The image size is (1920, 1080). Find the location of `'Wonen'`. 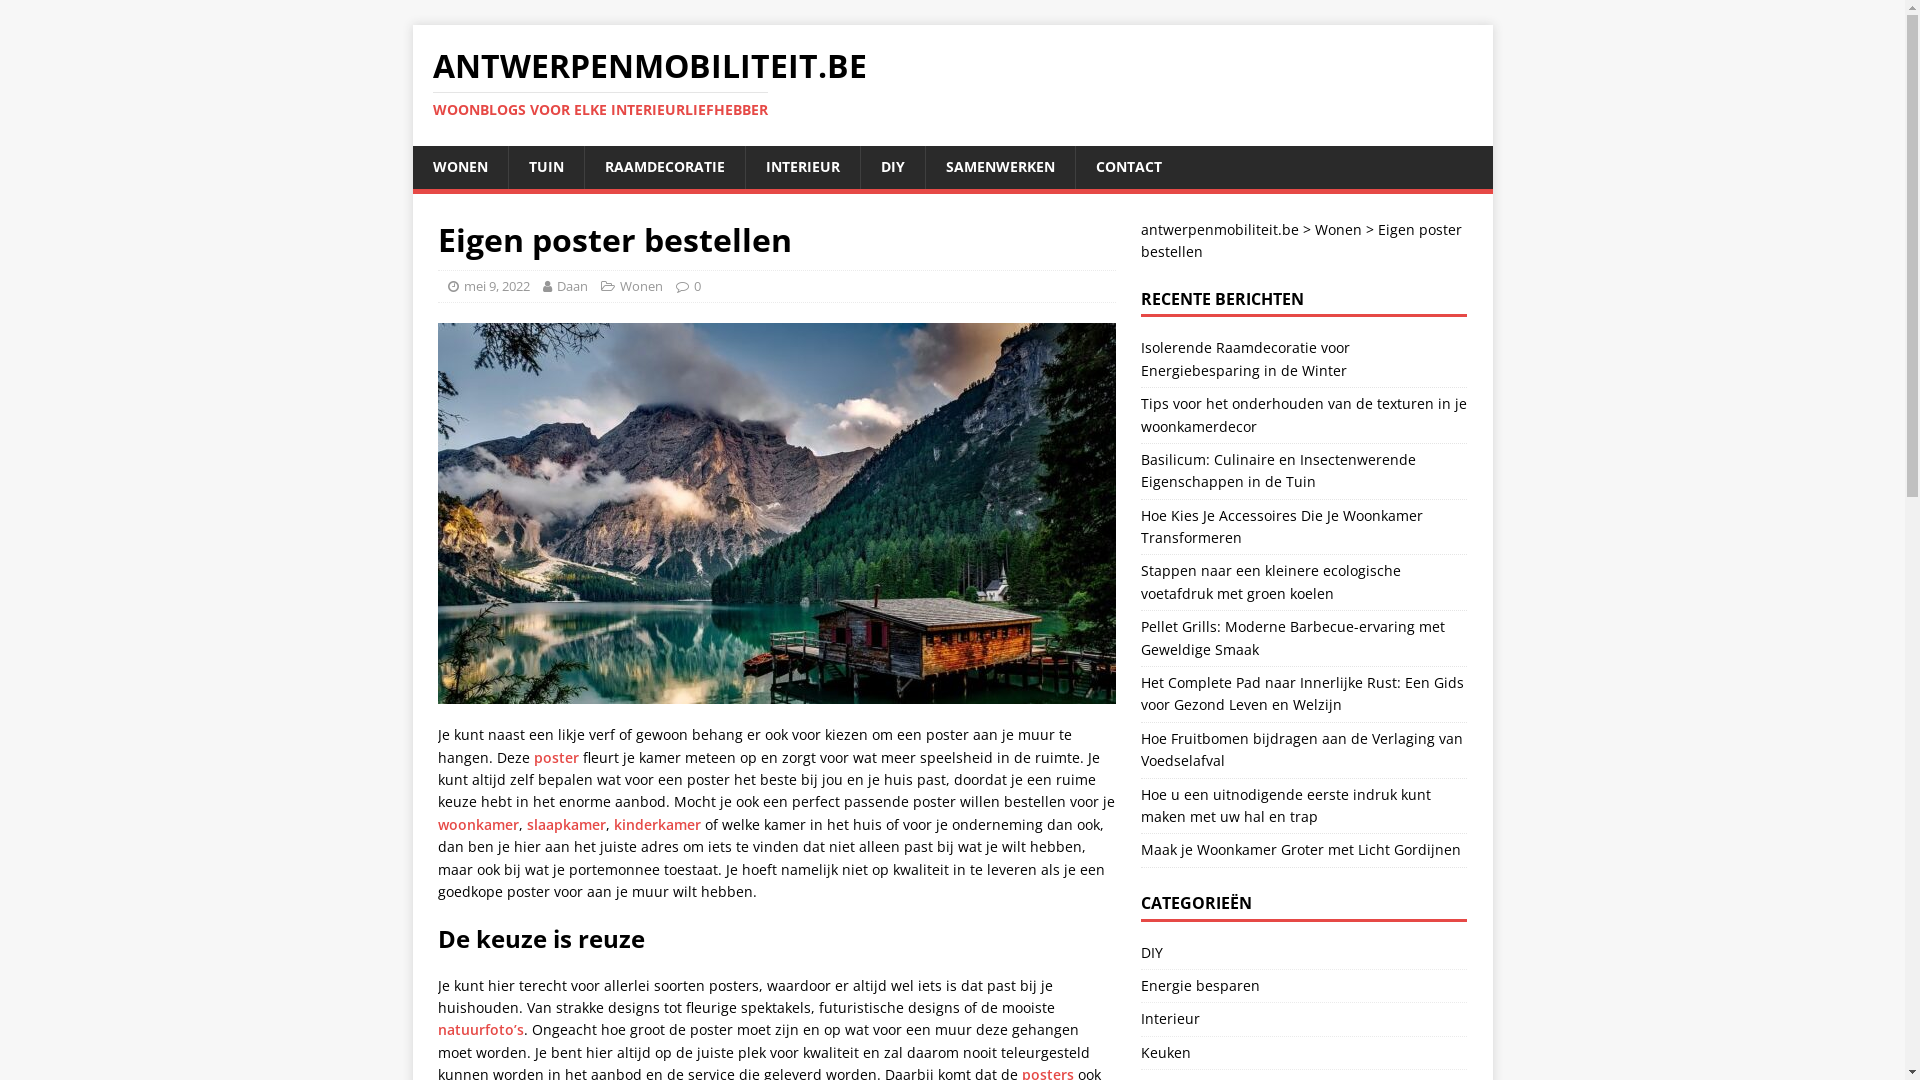

'Wonen' is located at coordinates (641, 285).